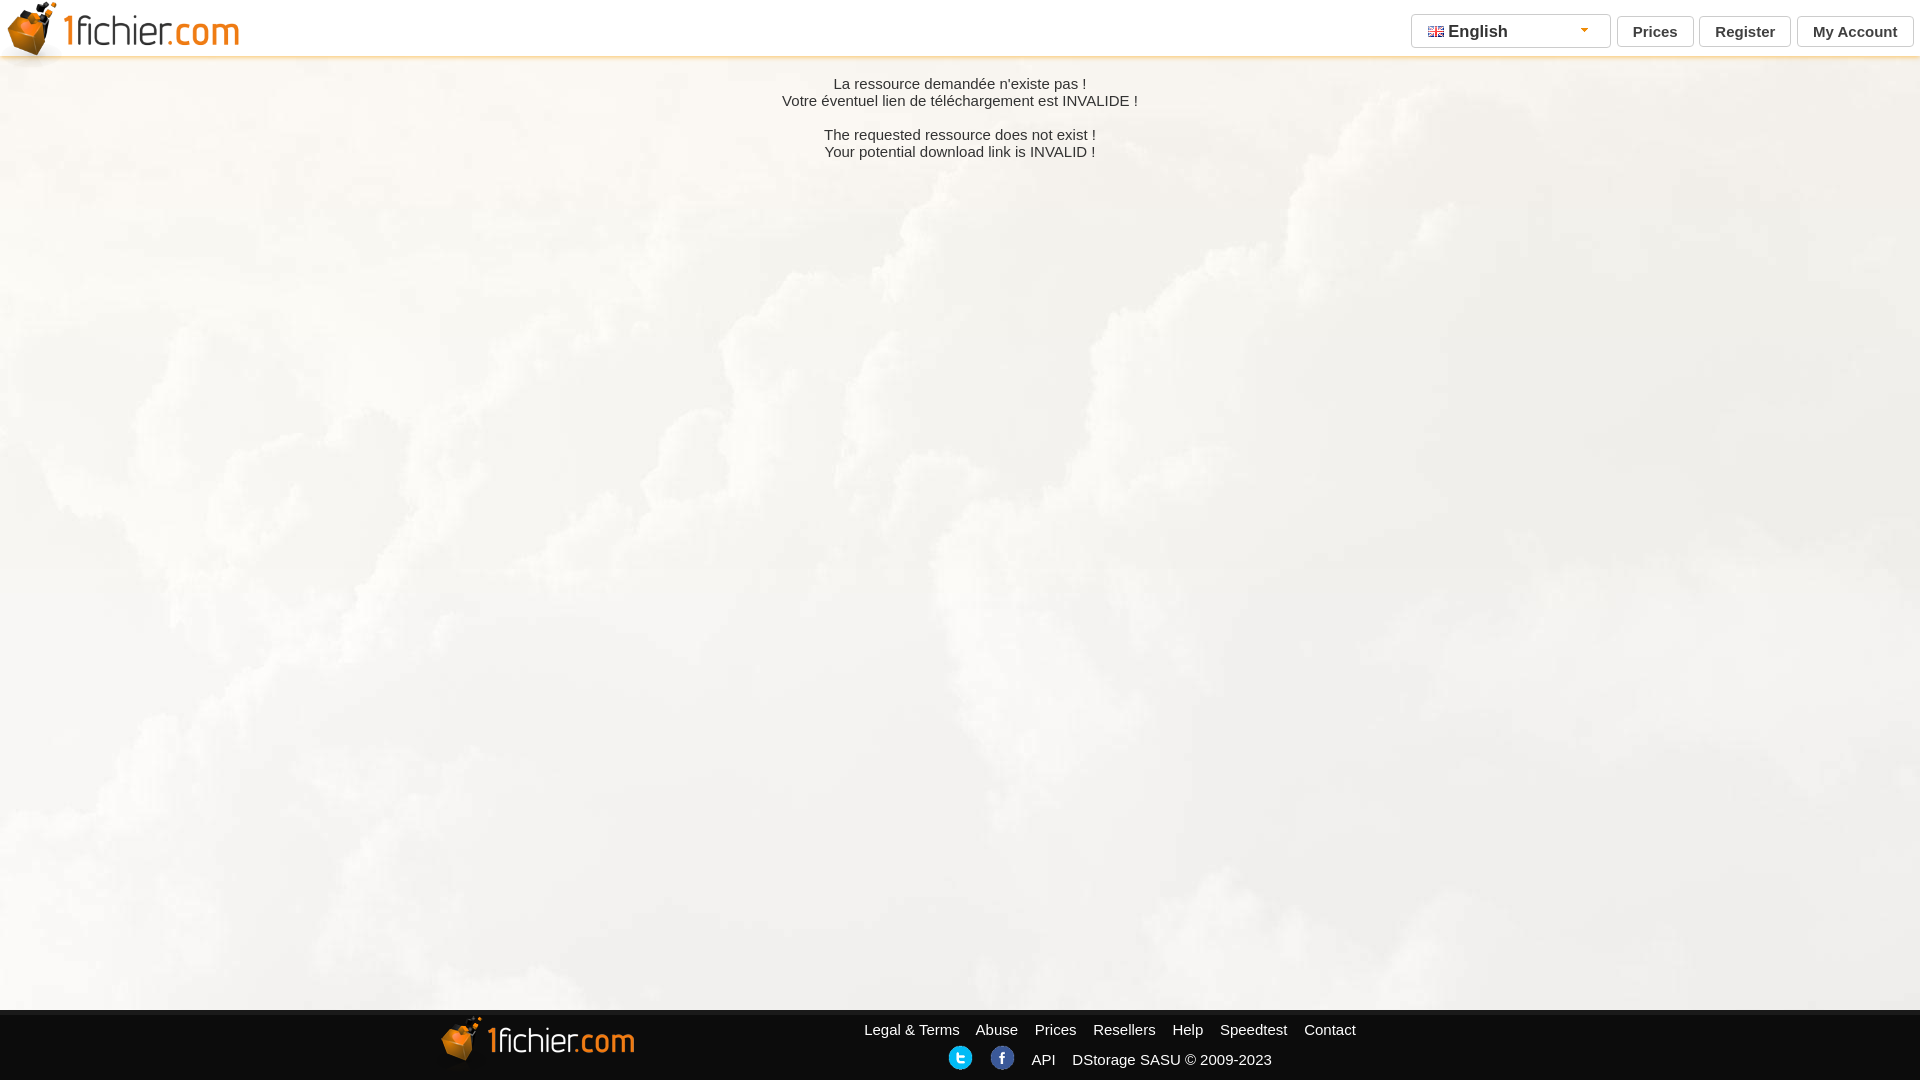  I want to click on 'My Account', so click(1853, 31).